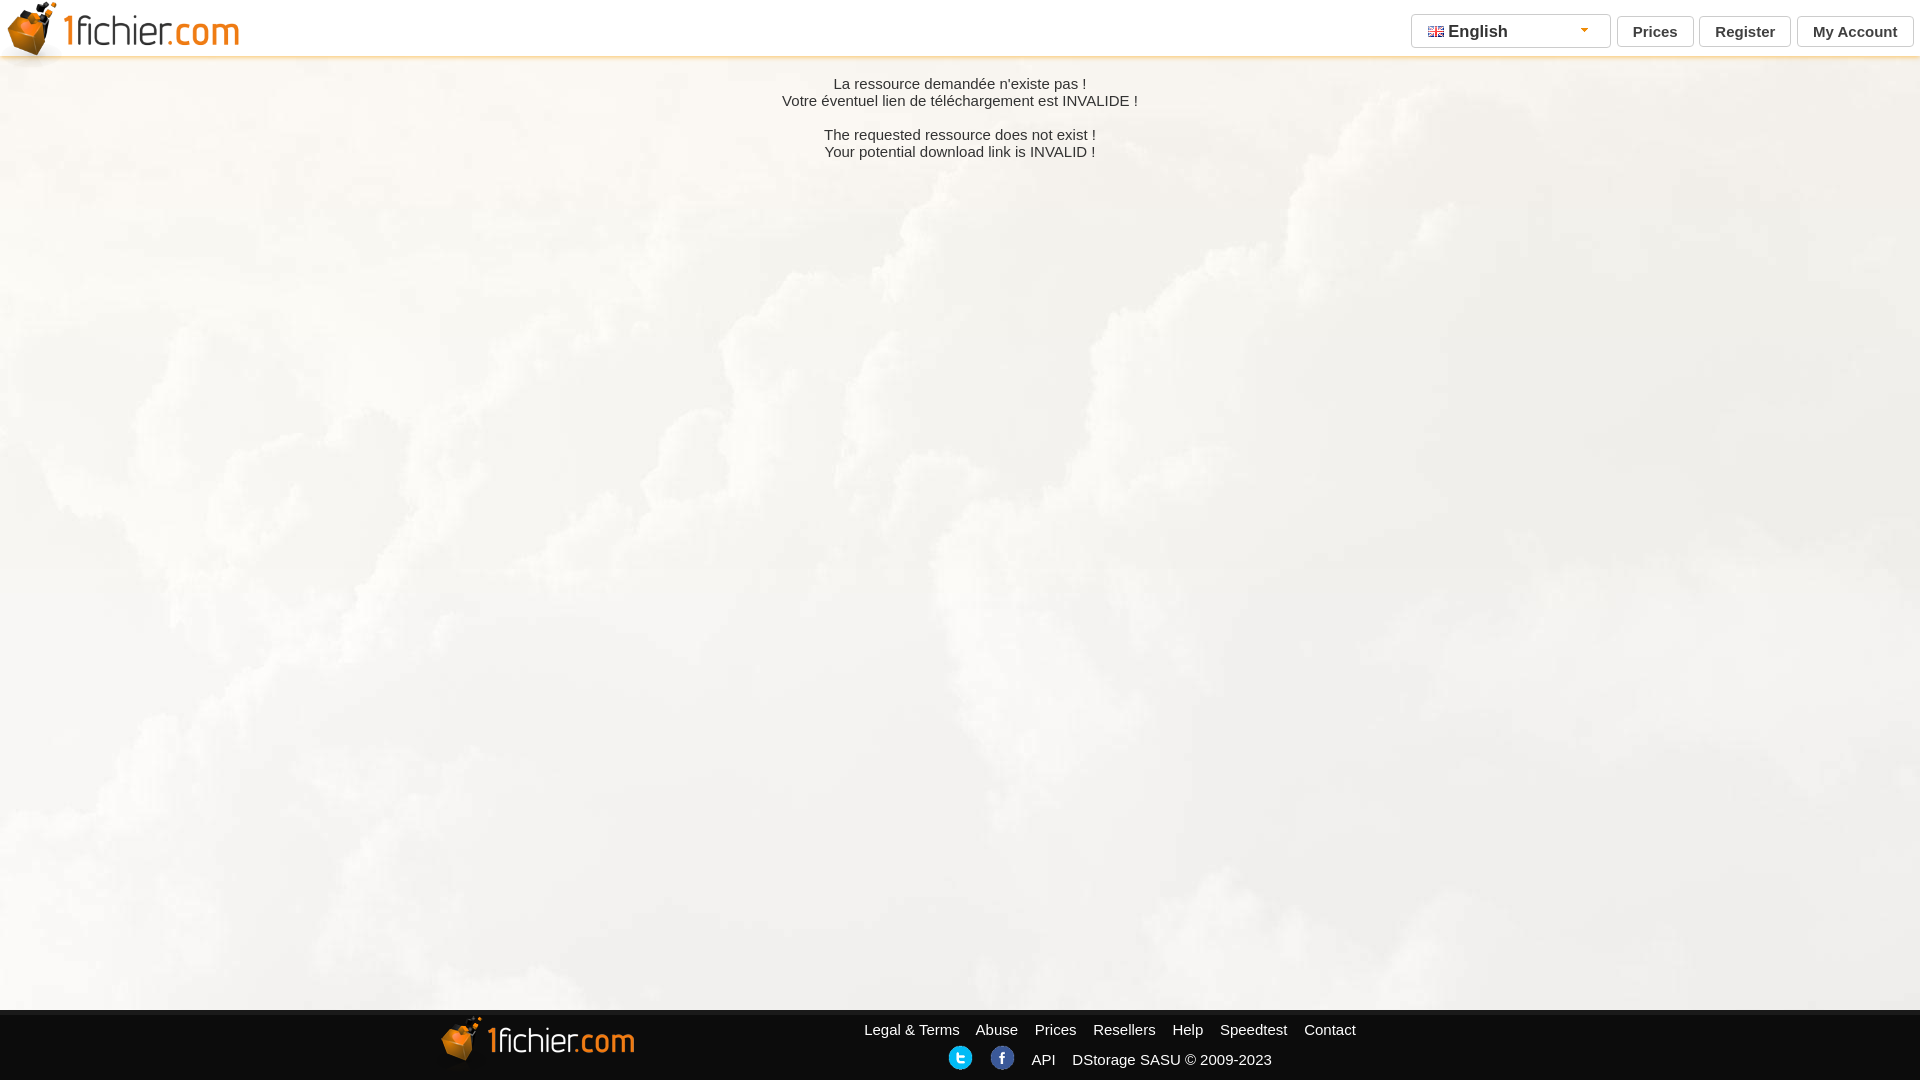  I want to click on 'My Account', so click(1853, 31).